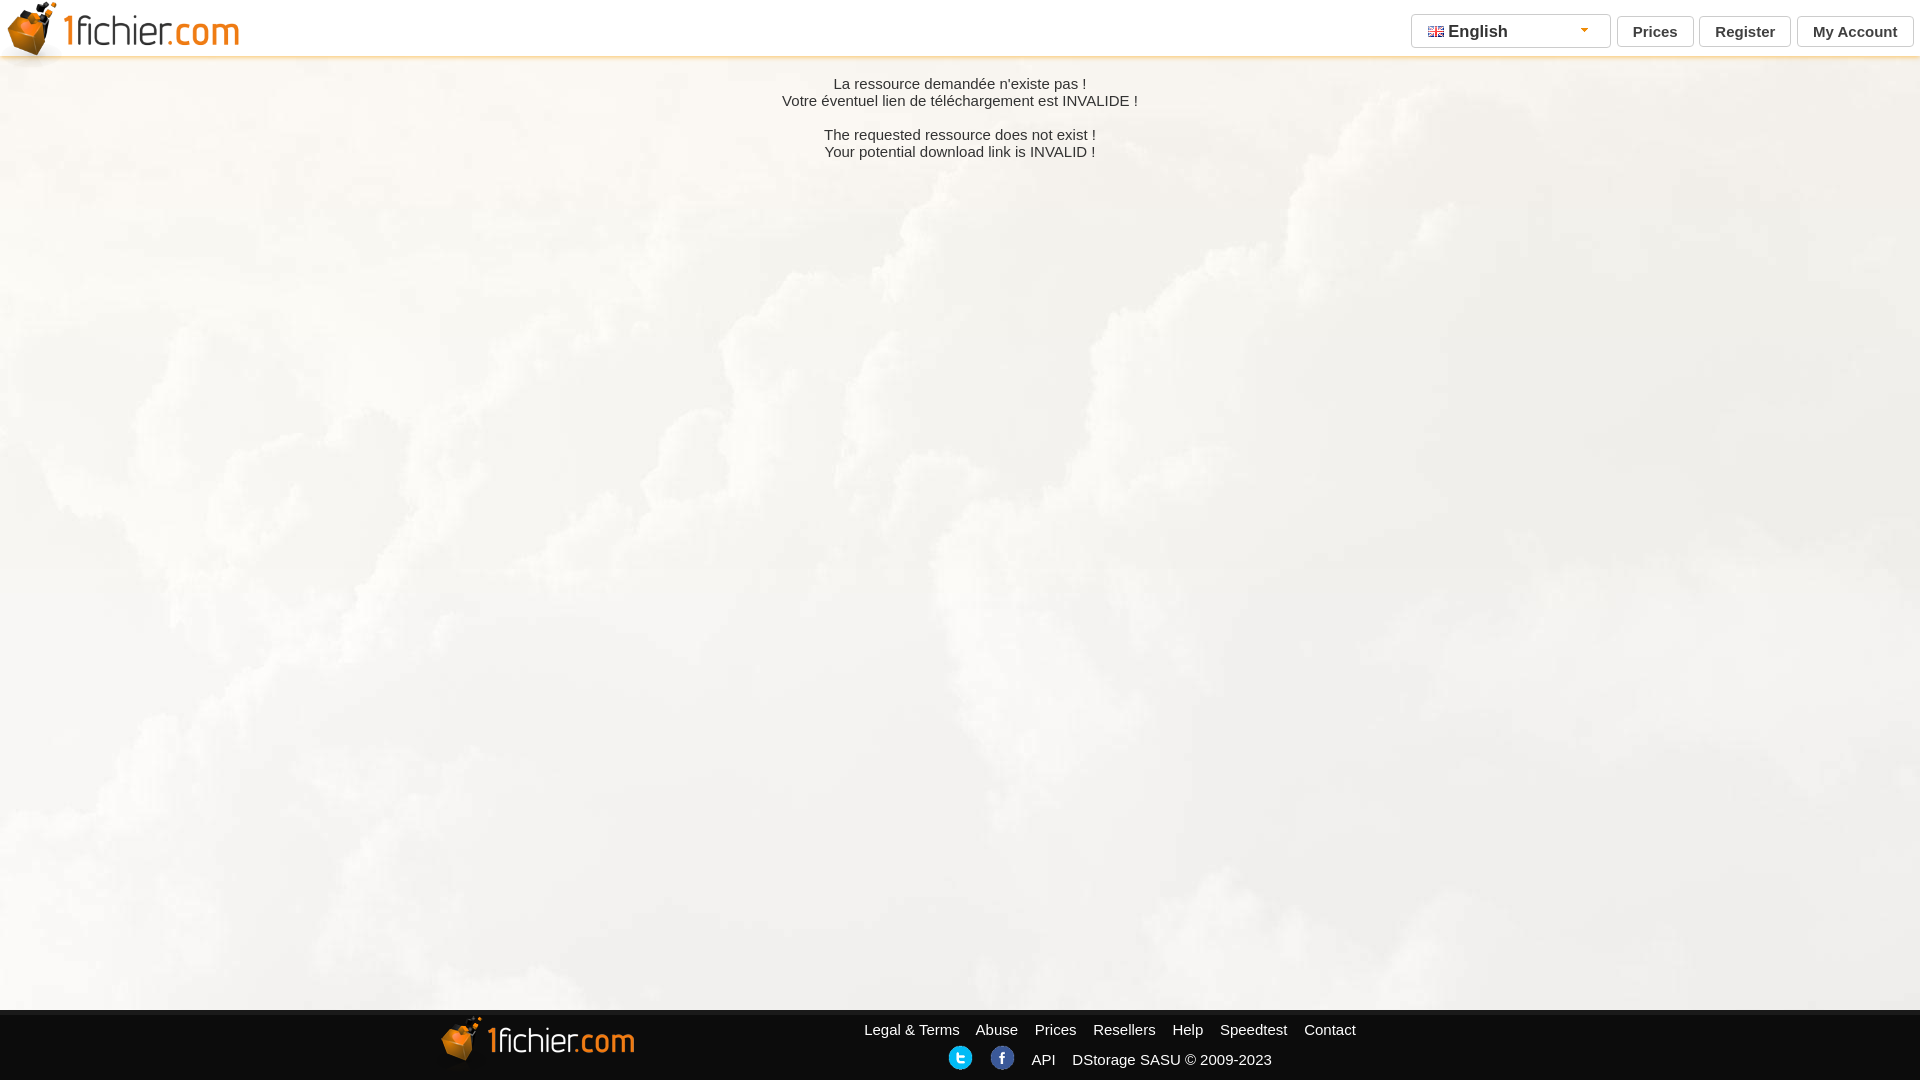  I want to click on 'My Account', so click(1853, 31).